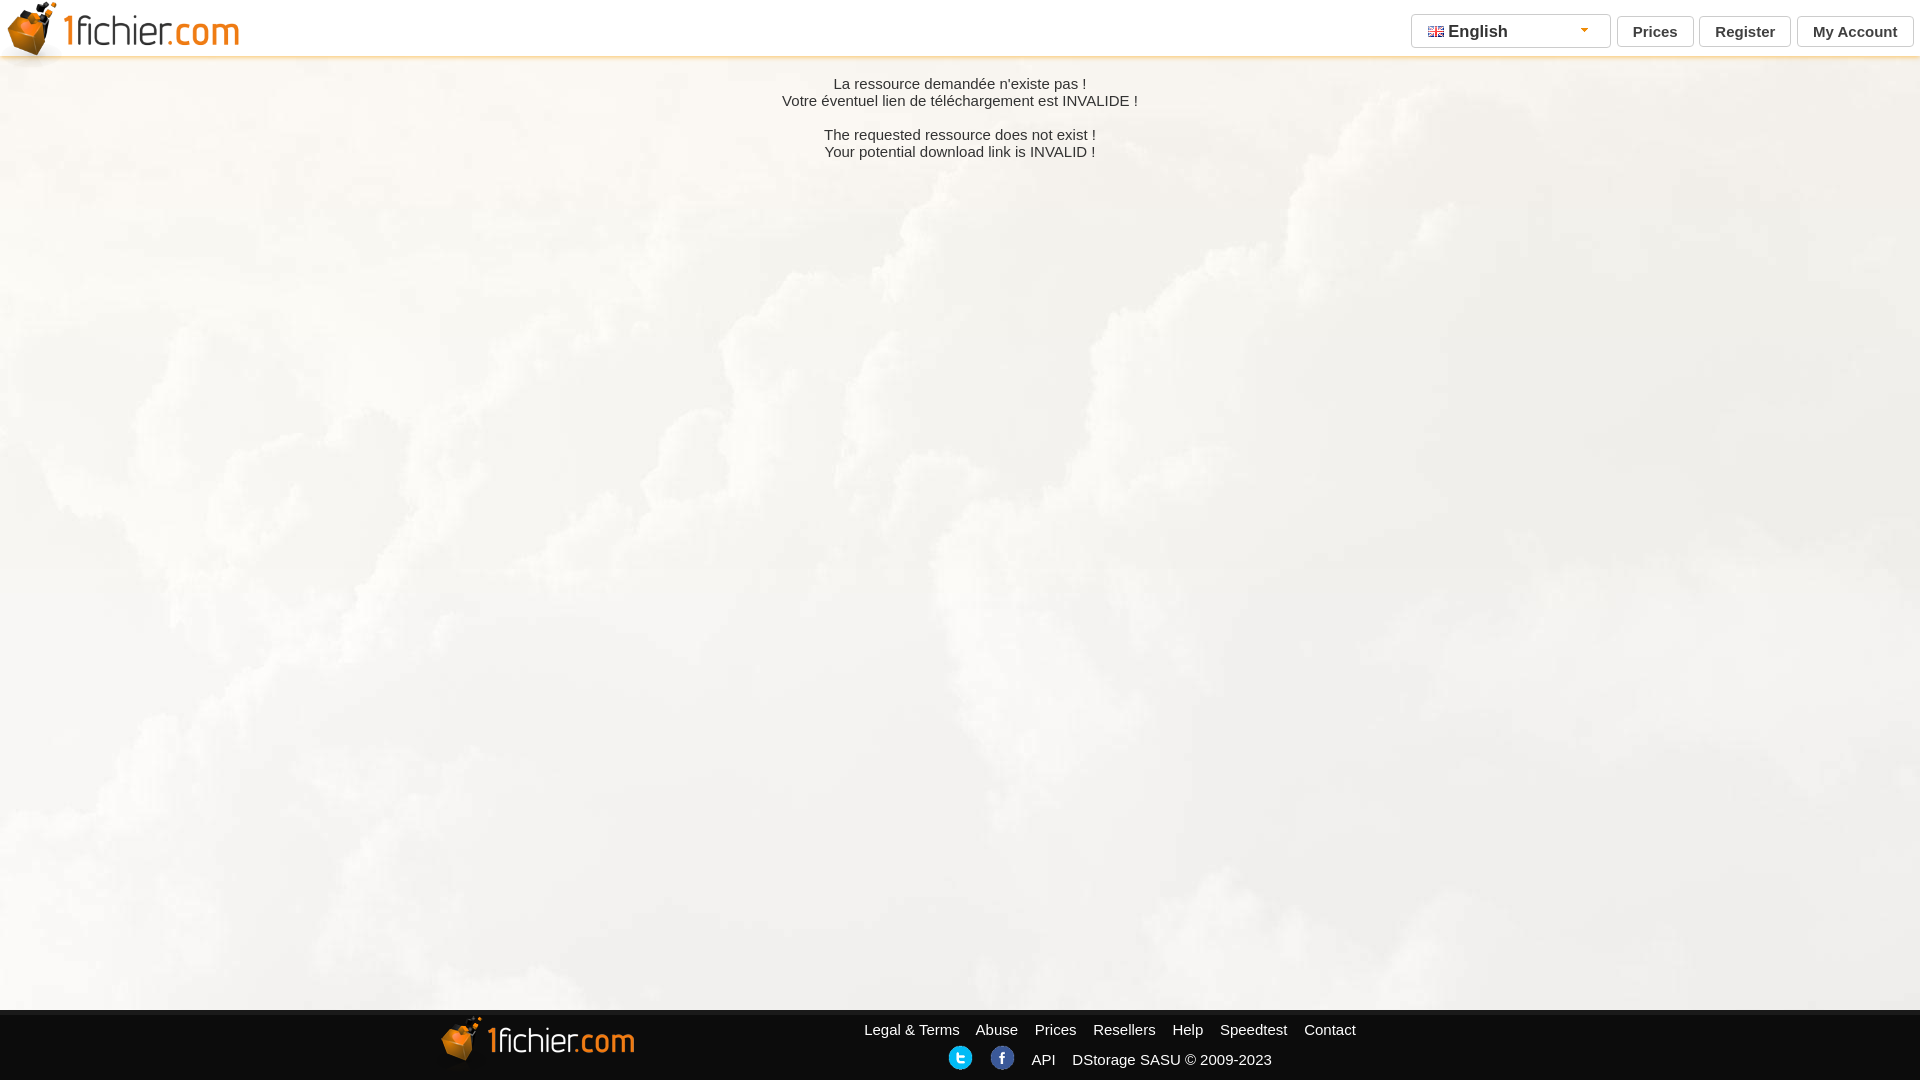  I want to click on 'My Account', so click(1853, 31).